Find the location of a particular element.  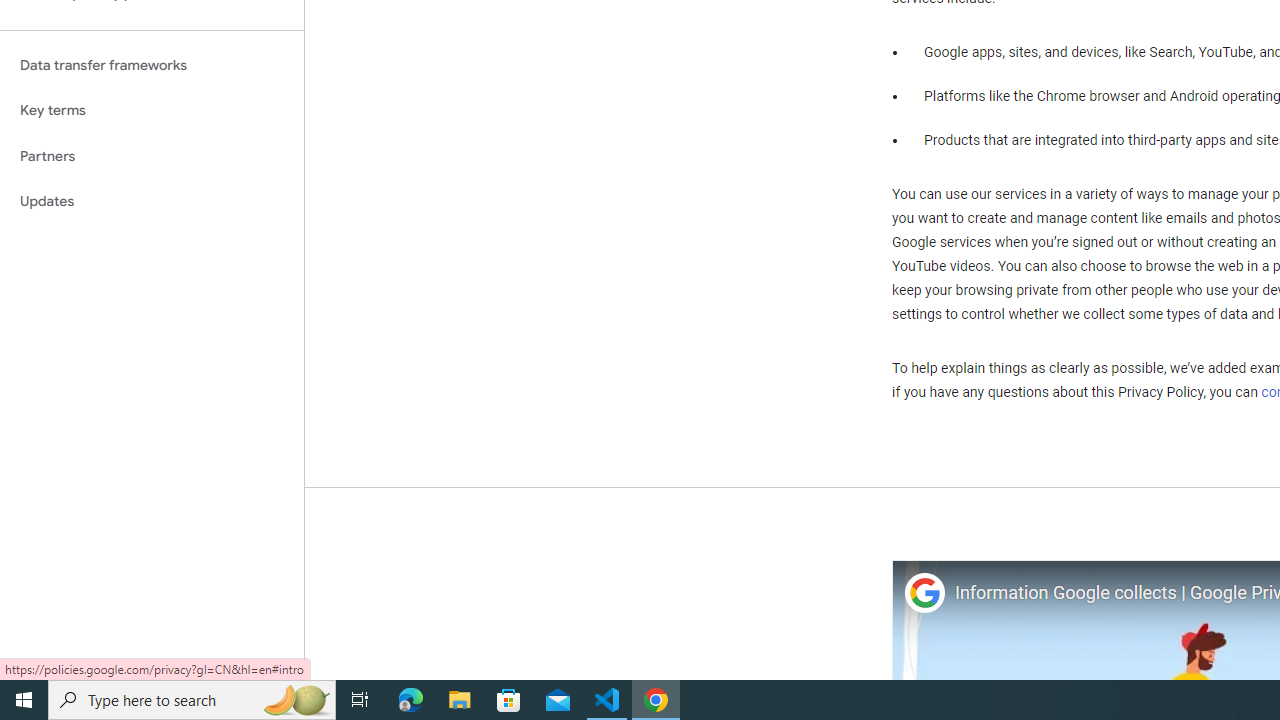

'Data transfer frameworks' is located at coordinates (151, 64).